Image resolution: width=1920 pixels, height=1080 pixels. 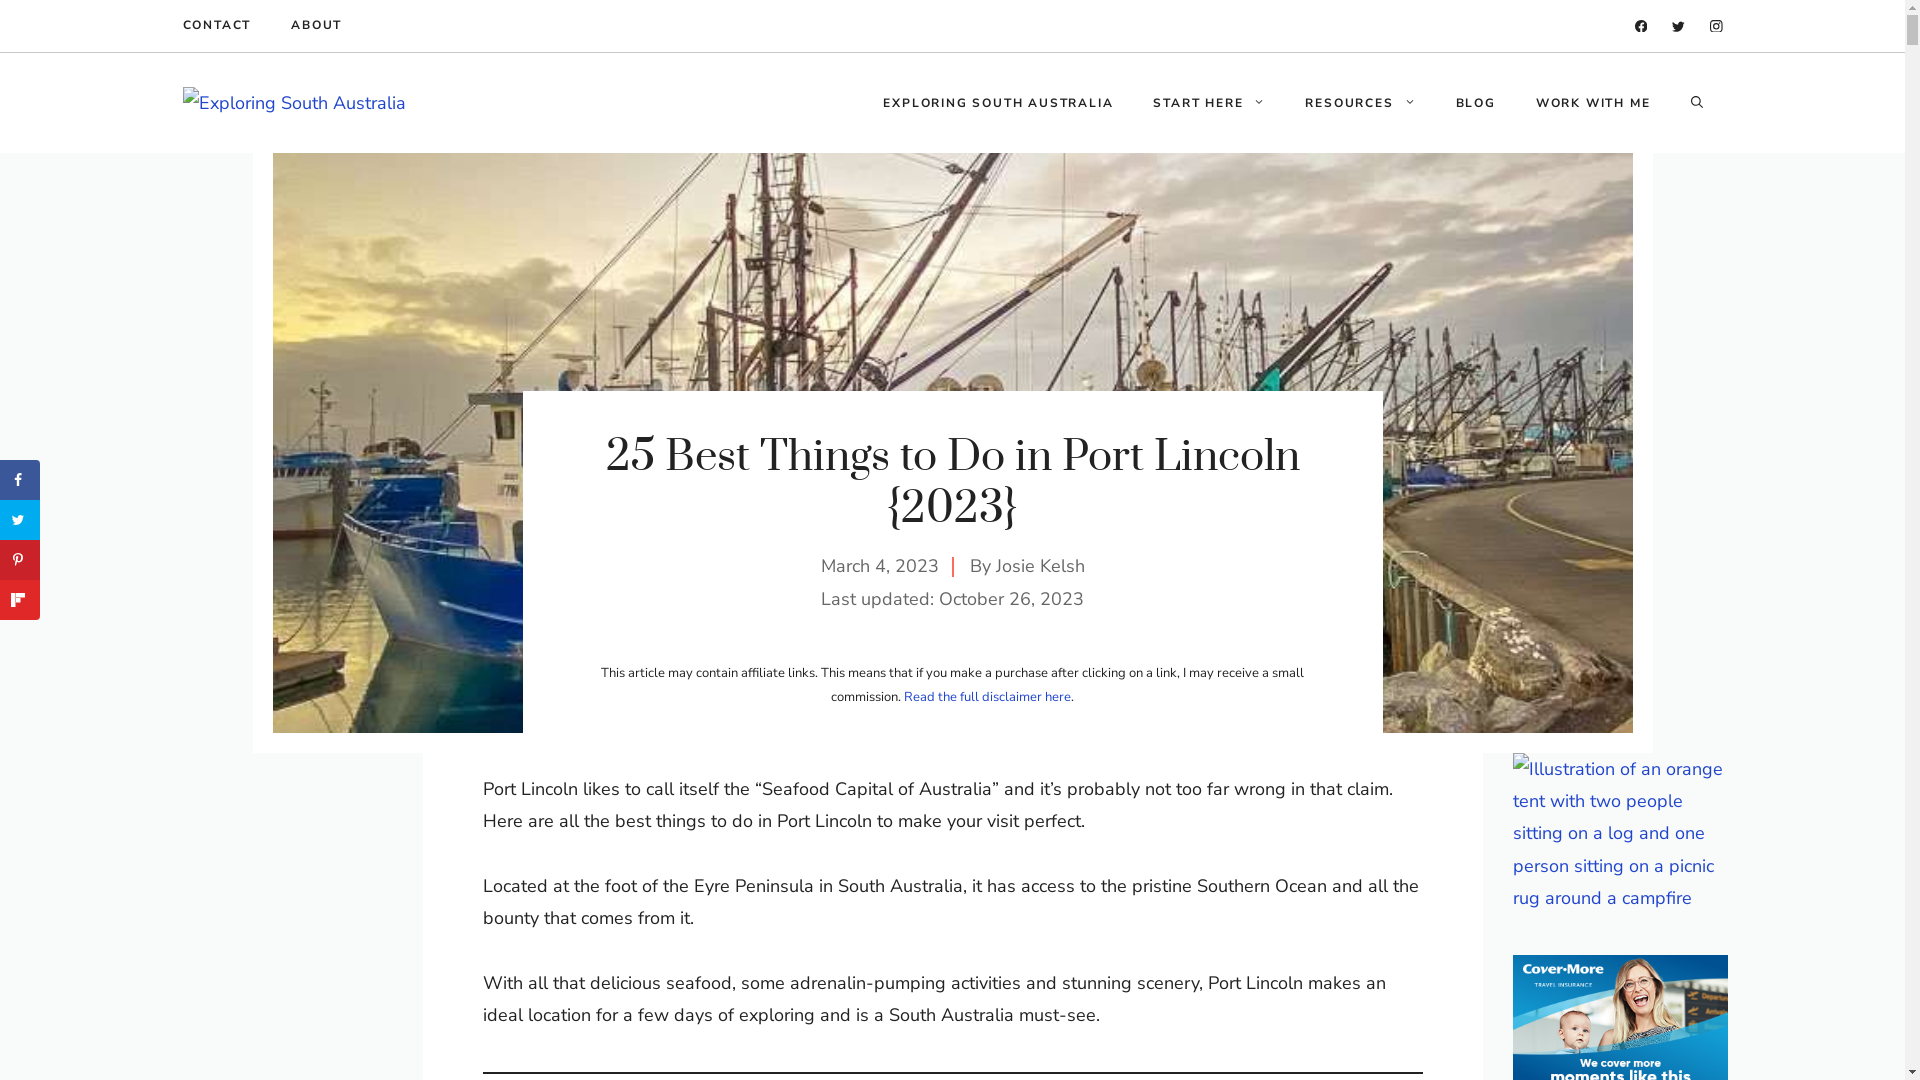 I want to click on 'WORK WITH ME', so click(x=1592, y=103).